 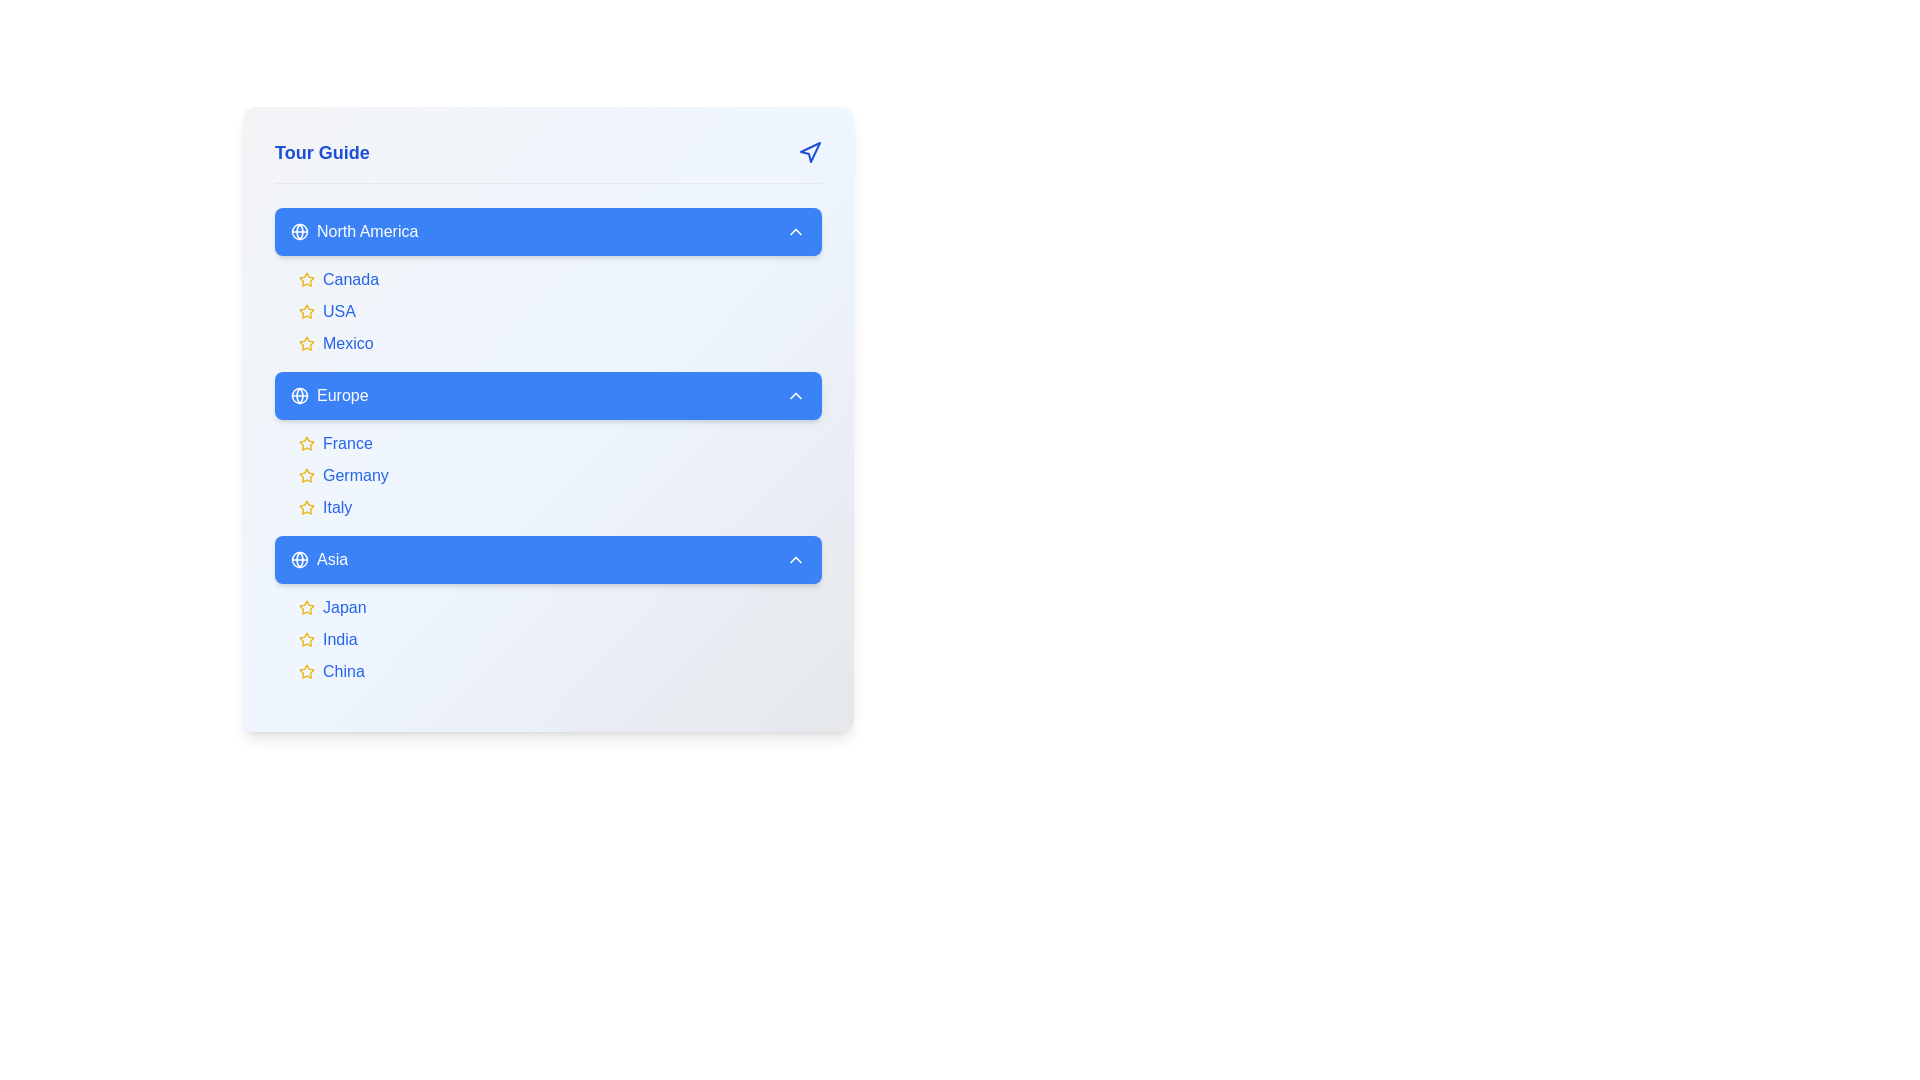 I want to click on the yellow star-shaped icon next to the text 'Italy', so click(x=306, y=507).